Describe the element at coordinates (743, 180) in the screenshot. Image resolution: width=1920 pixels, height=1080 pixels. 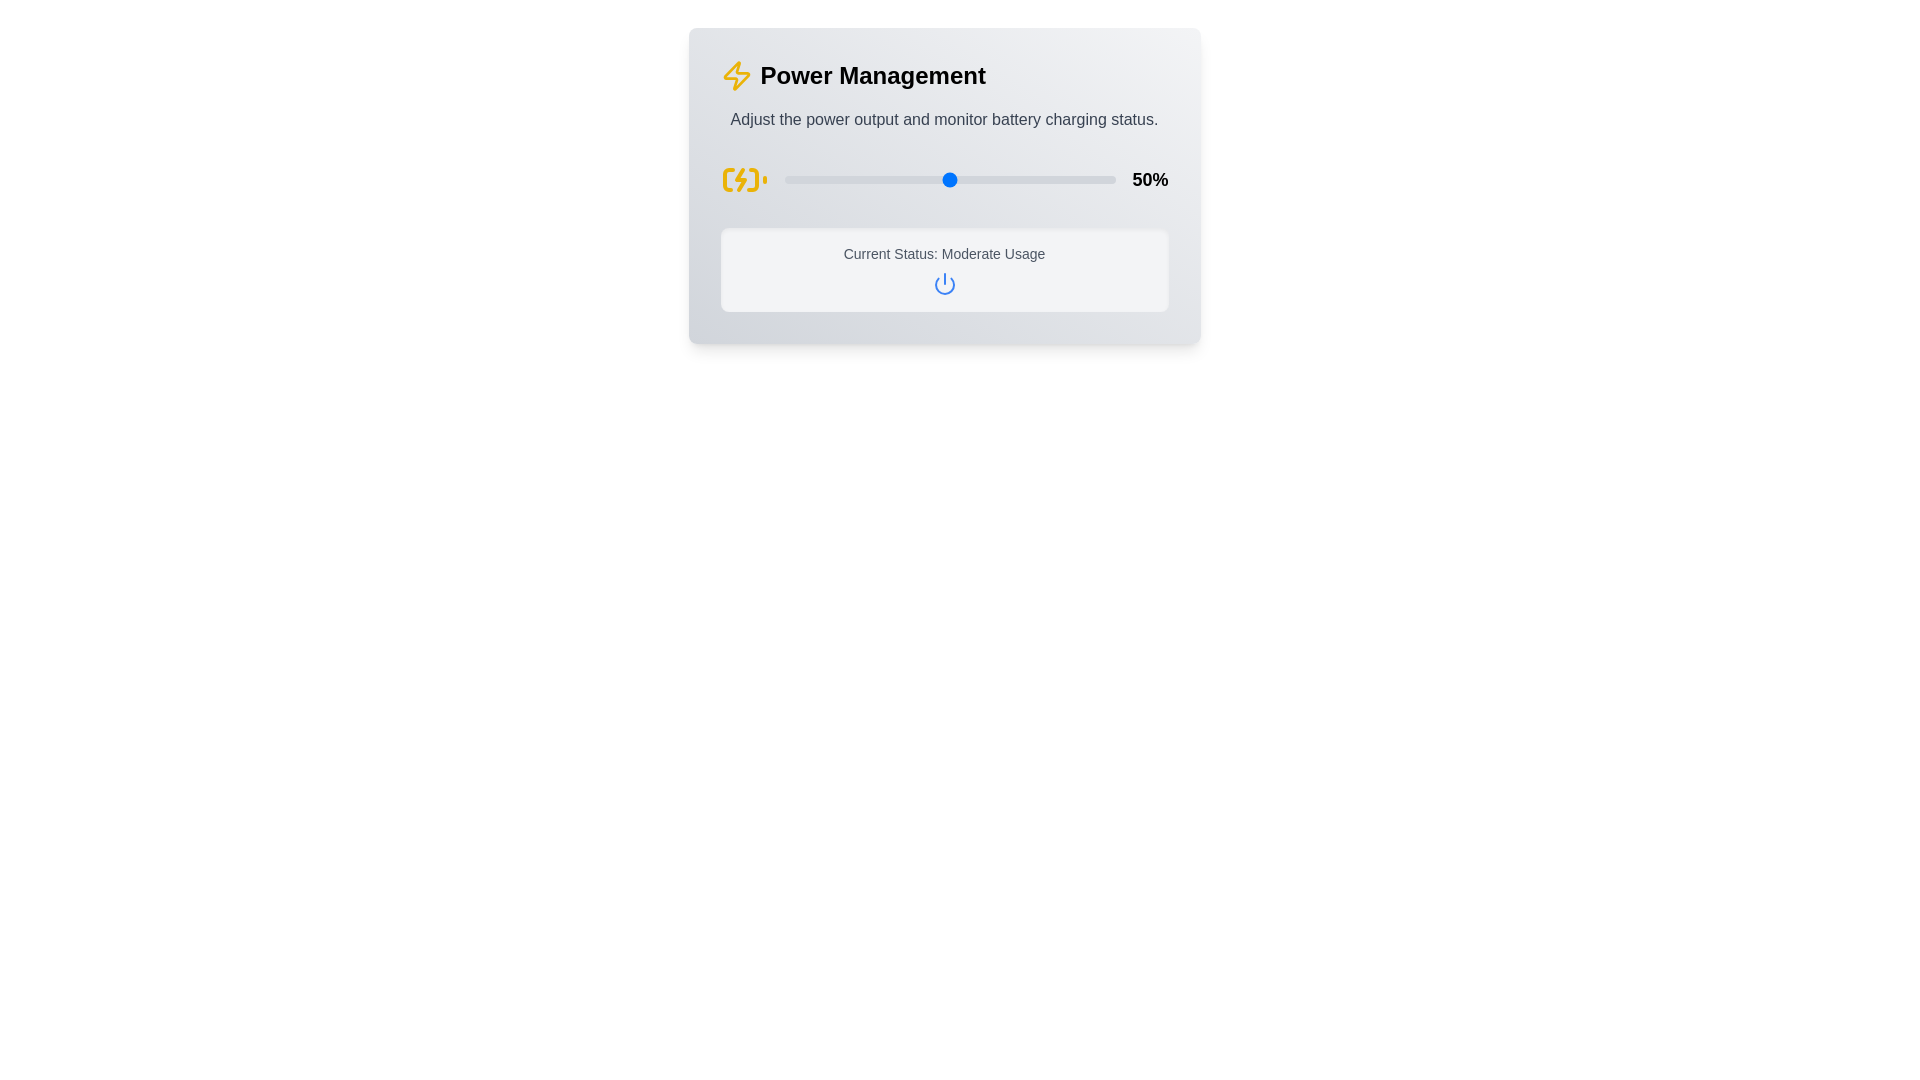
I see `the battery charging status icon to check its status` at that location.